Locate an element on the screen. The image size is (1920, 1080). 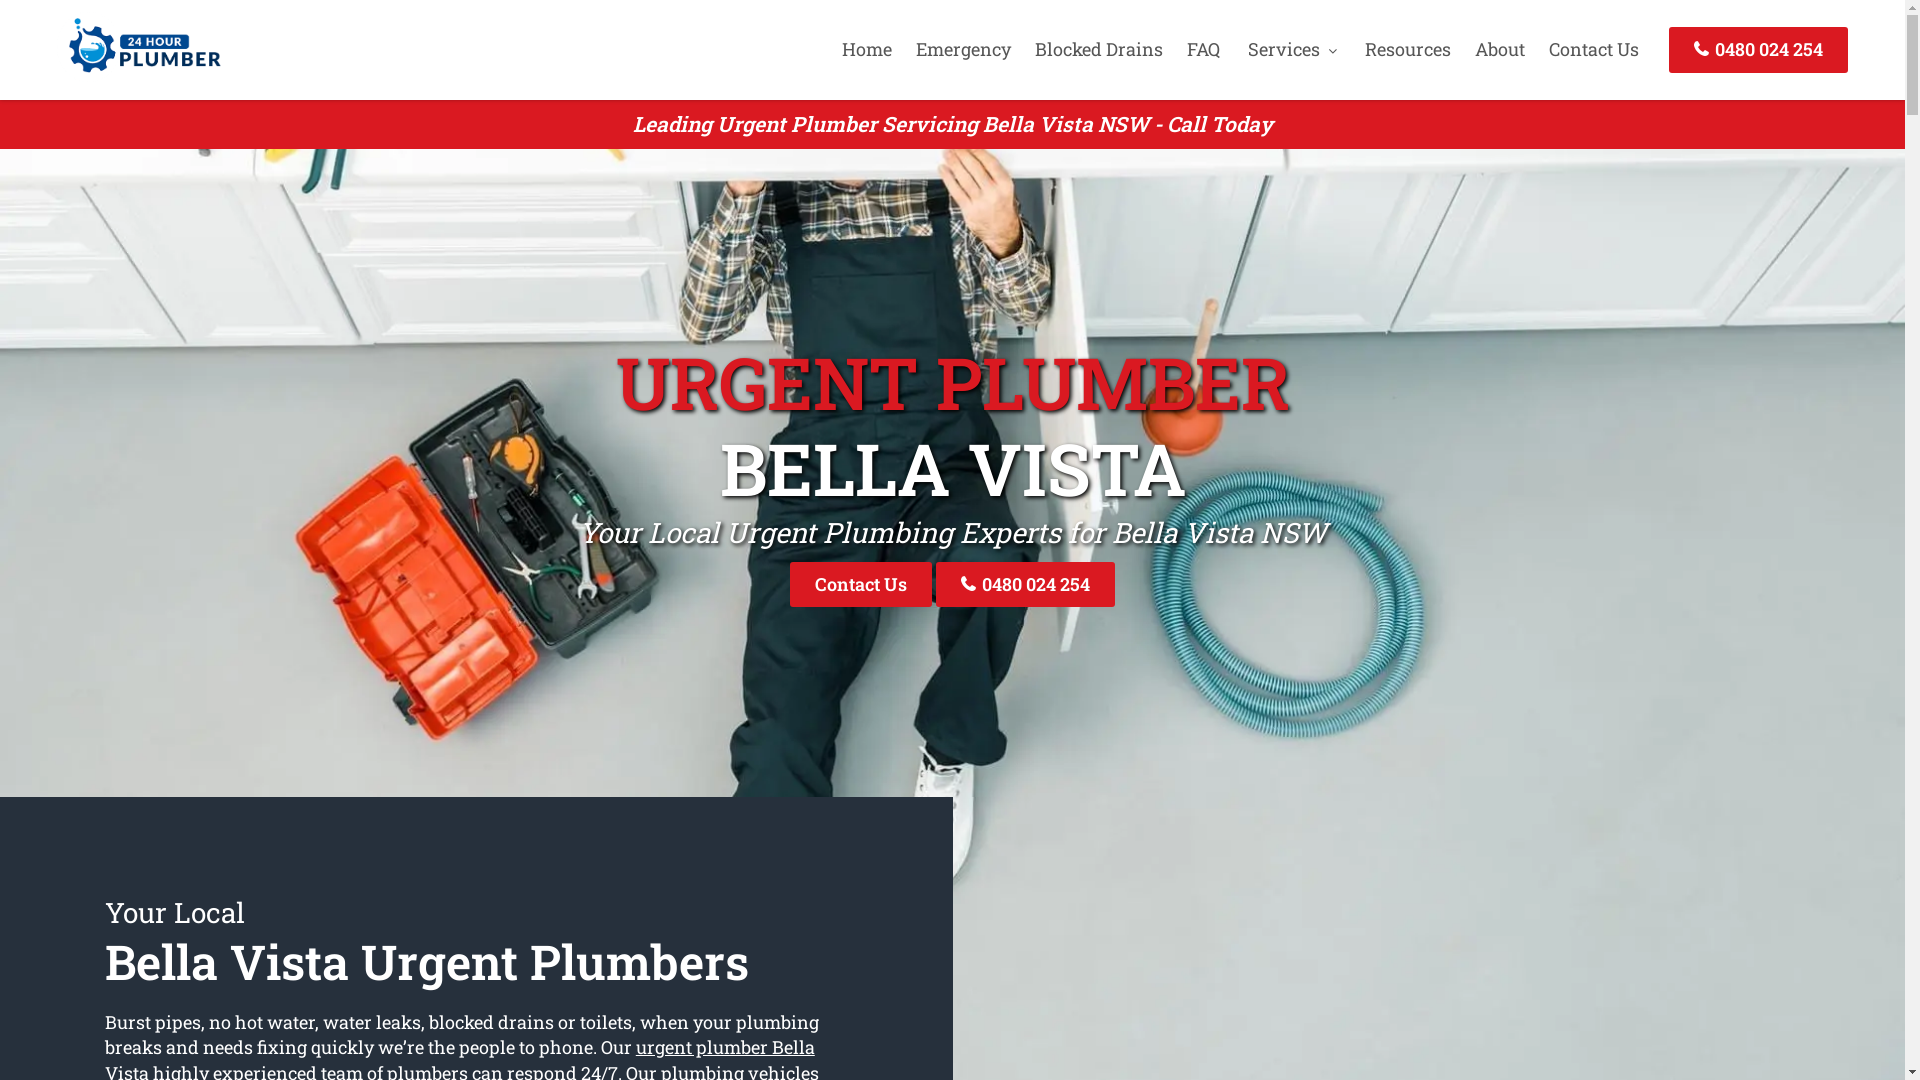
'Contact Us' is located at coordinates (1592, 48).